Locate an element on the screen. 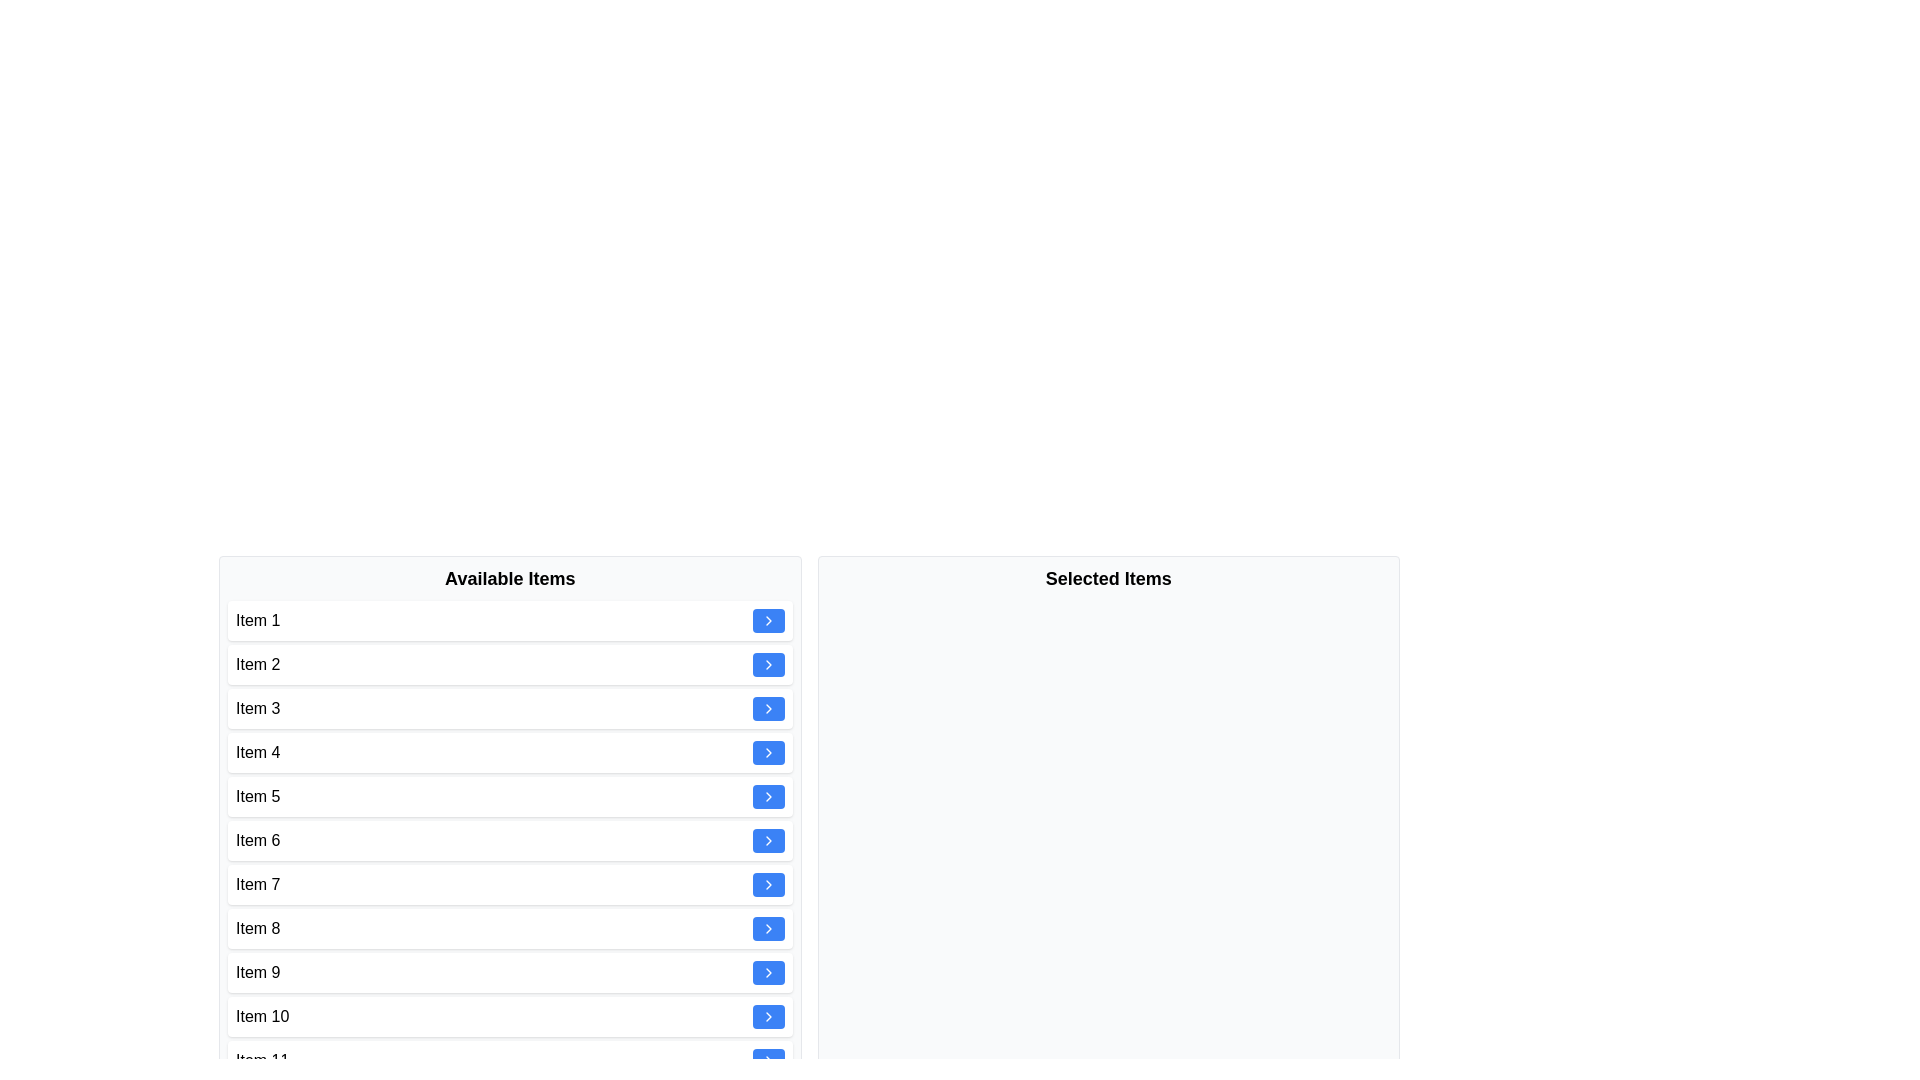 Image resolution: width=1920 pixels, height=1080 pixels. the chevron icon indicating a forward action for 'Item 8' in the 'Available Items' list is located at coordinates (767, 840).